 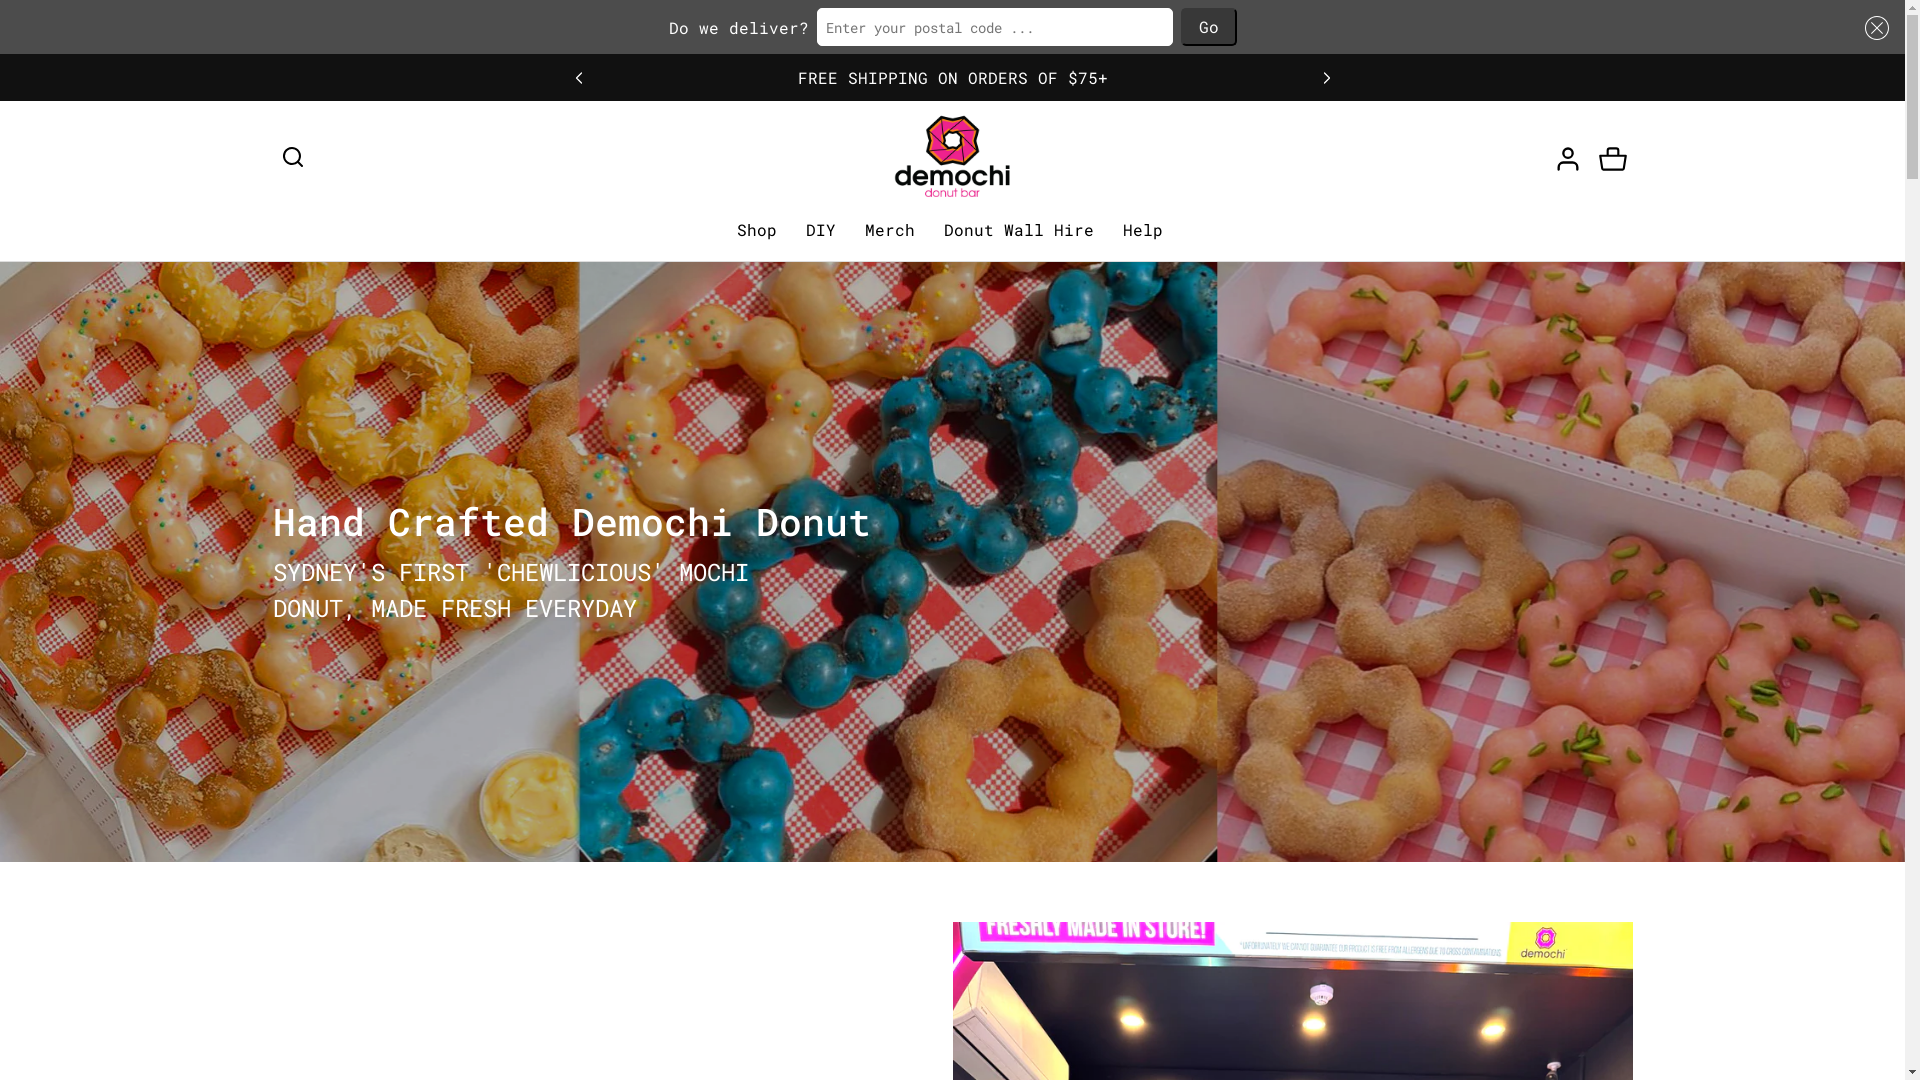 I want to click on 'Search', so click(x=291, y=156).